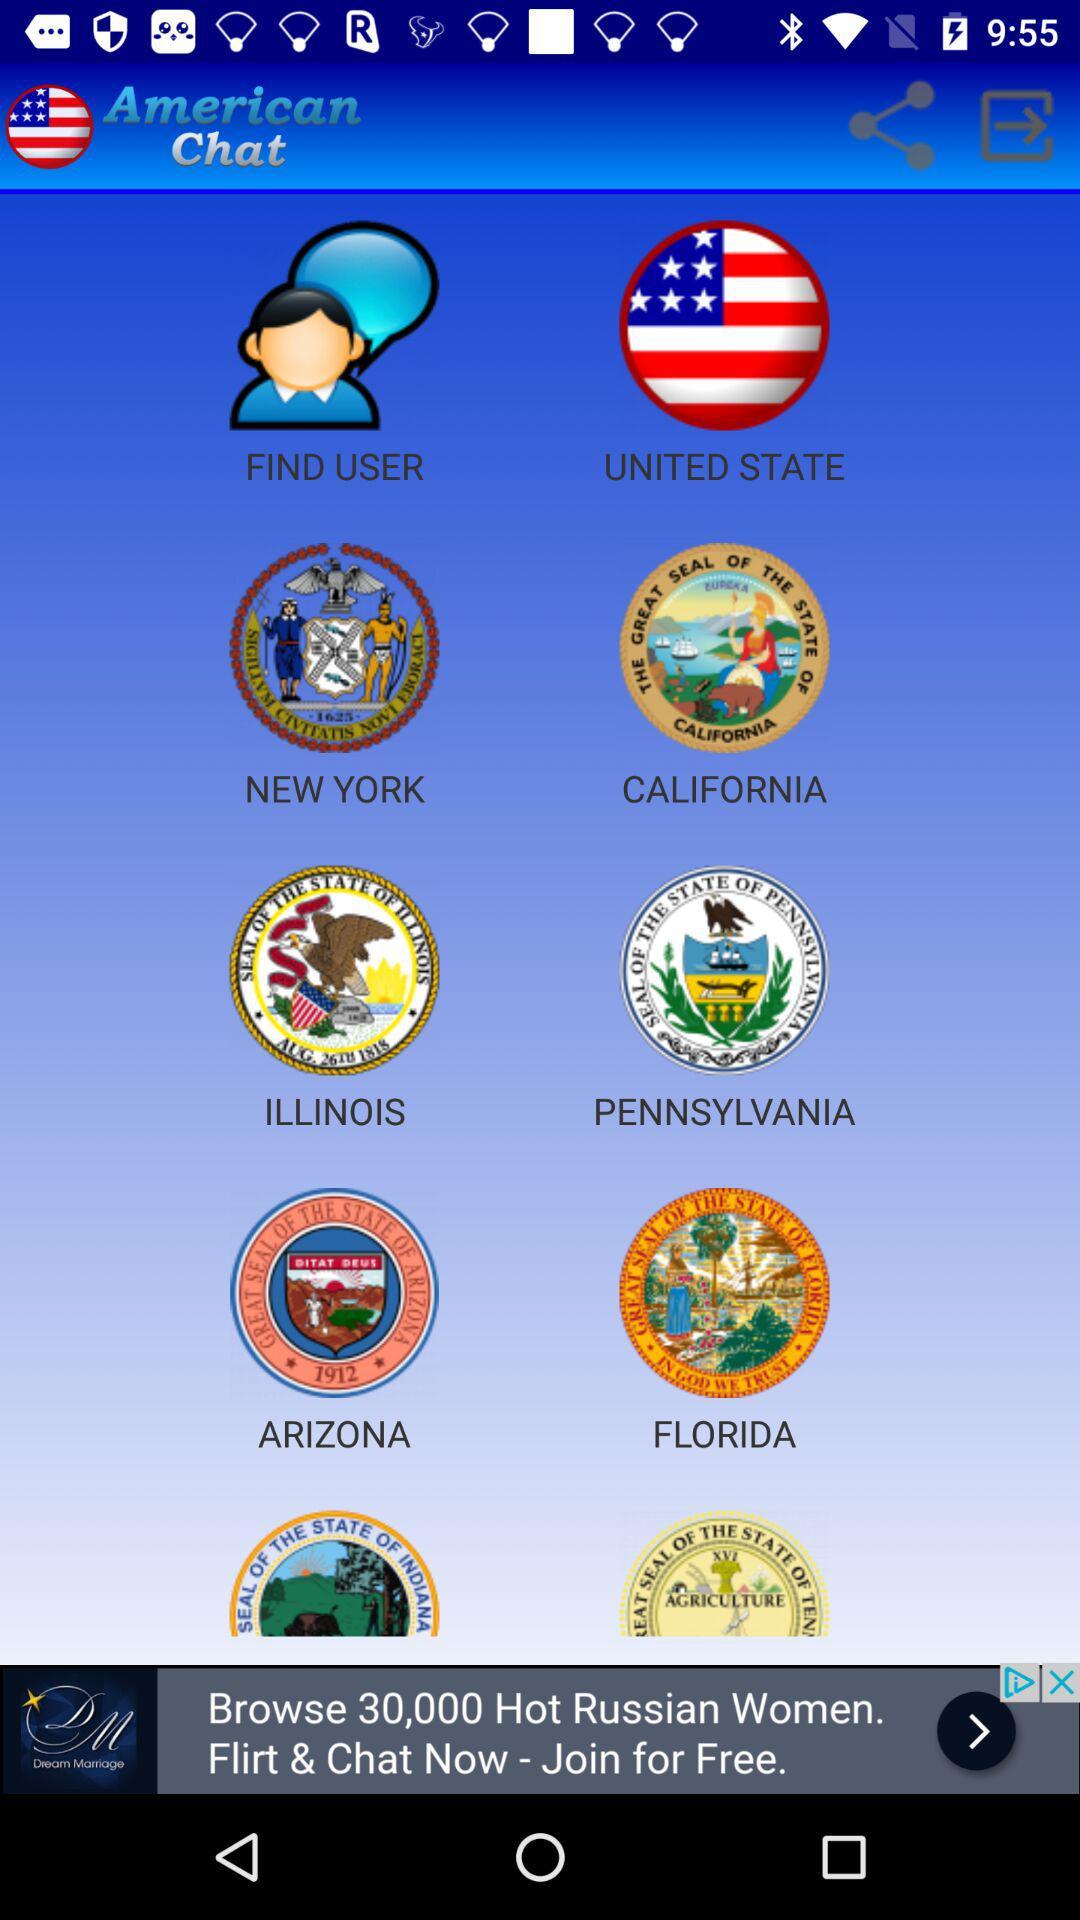  I want to click on symbol which is right hand side of share icon, so click(1017, 124).